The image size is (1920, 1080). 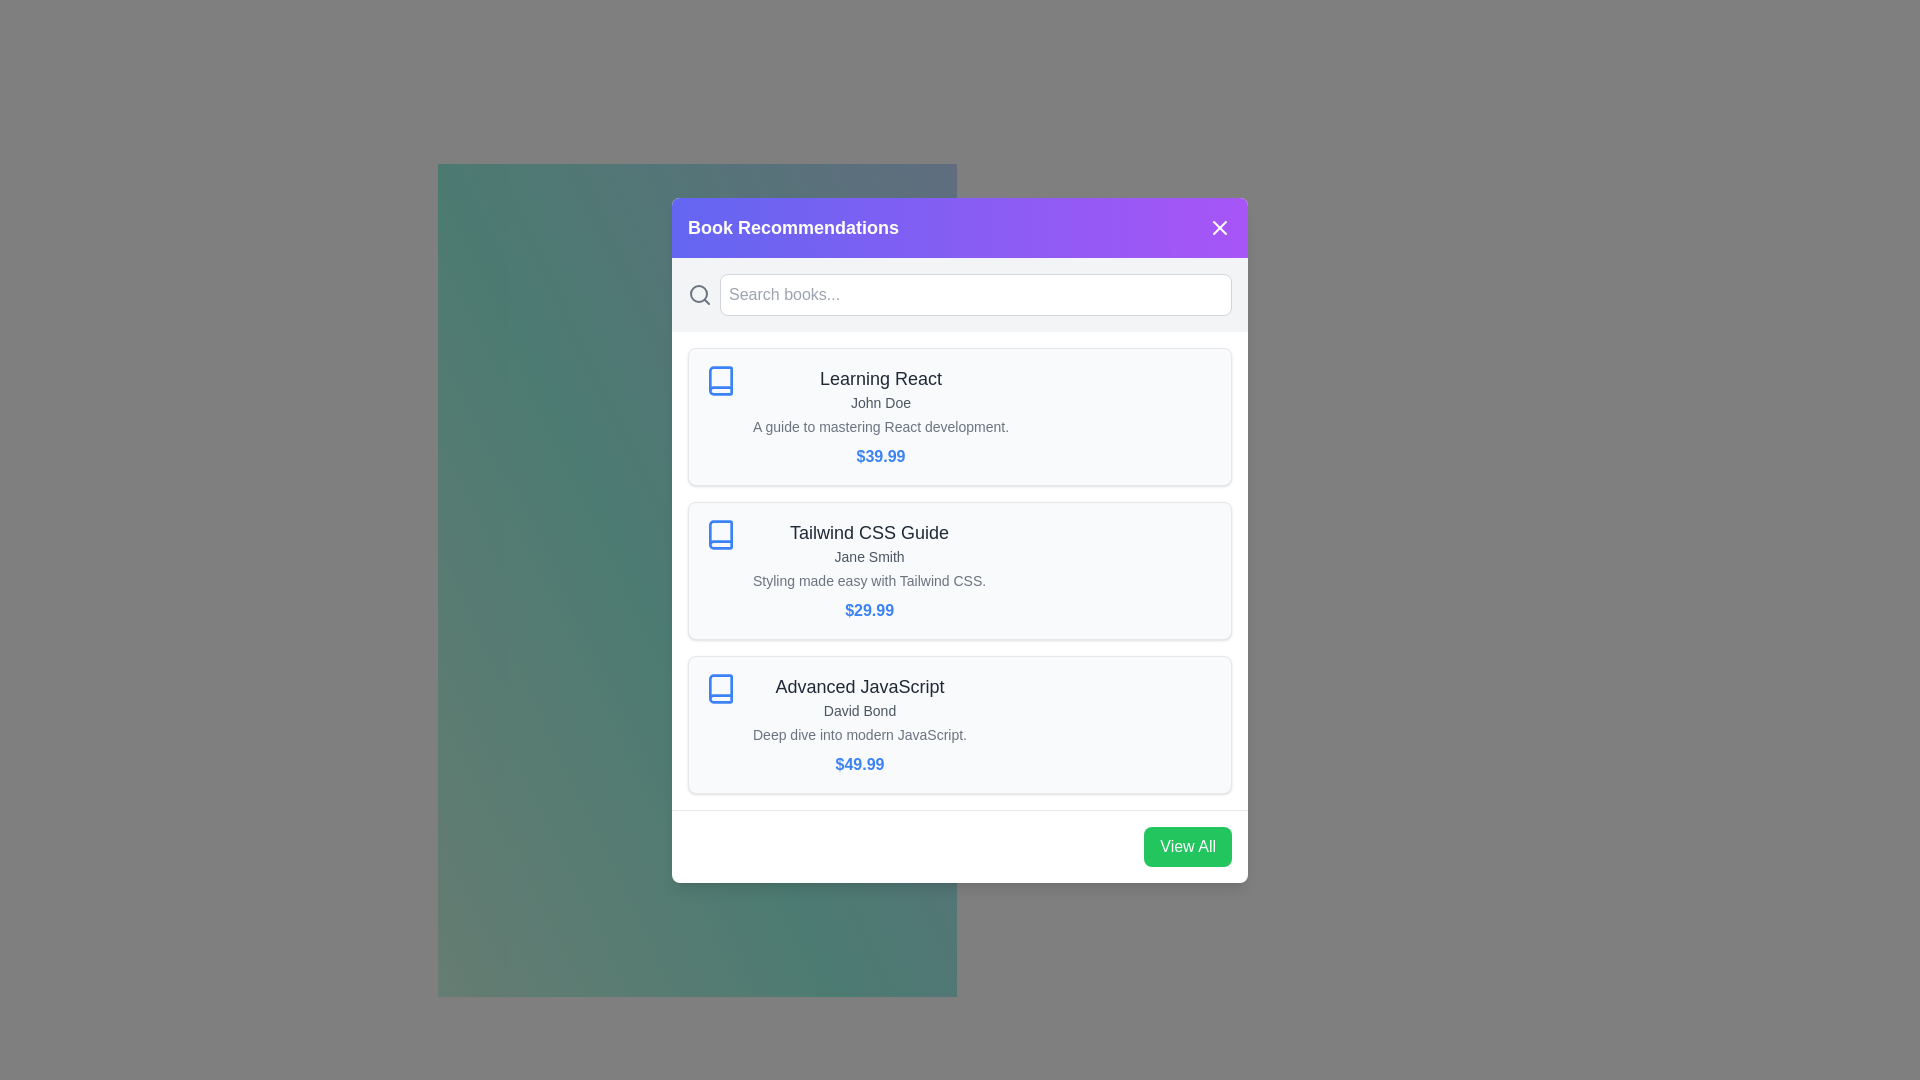 I want to click on the static text block that describes the book 'Tailwind CSS Guide', located below the author name 'Jane Smith' and above the price '$29.99', so click(x=869, y=580).